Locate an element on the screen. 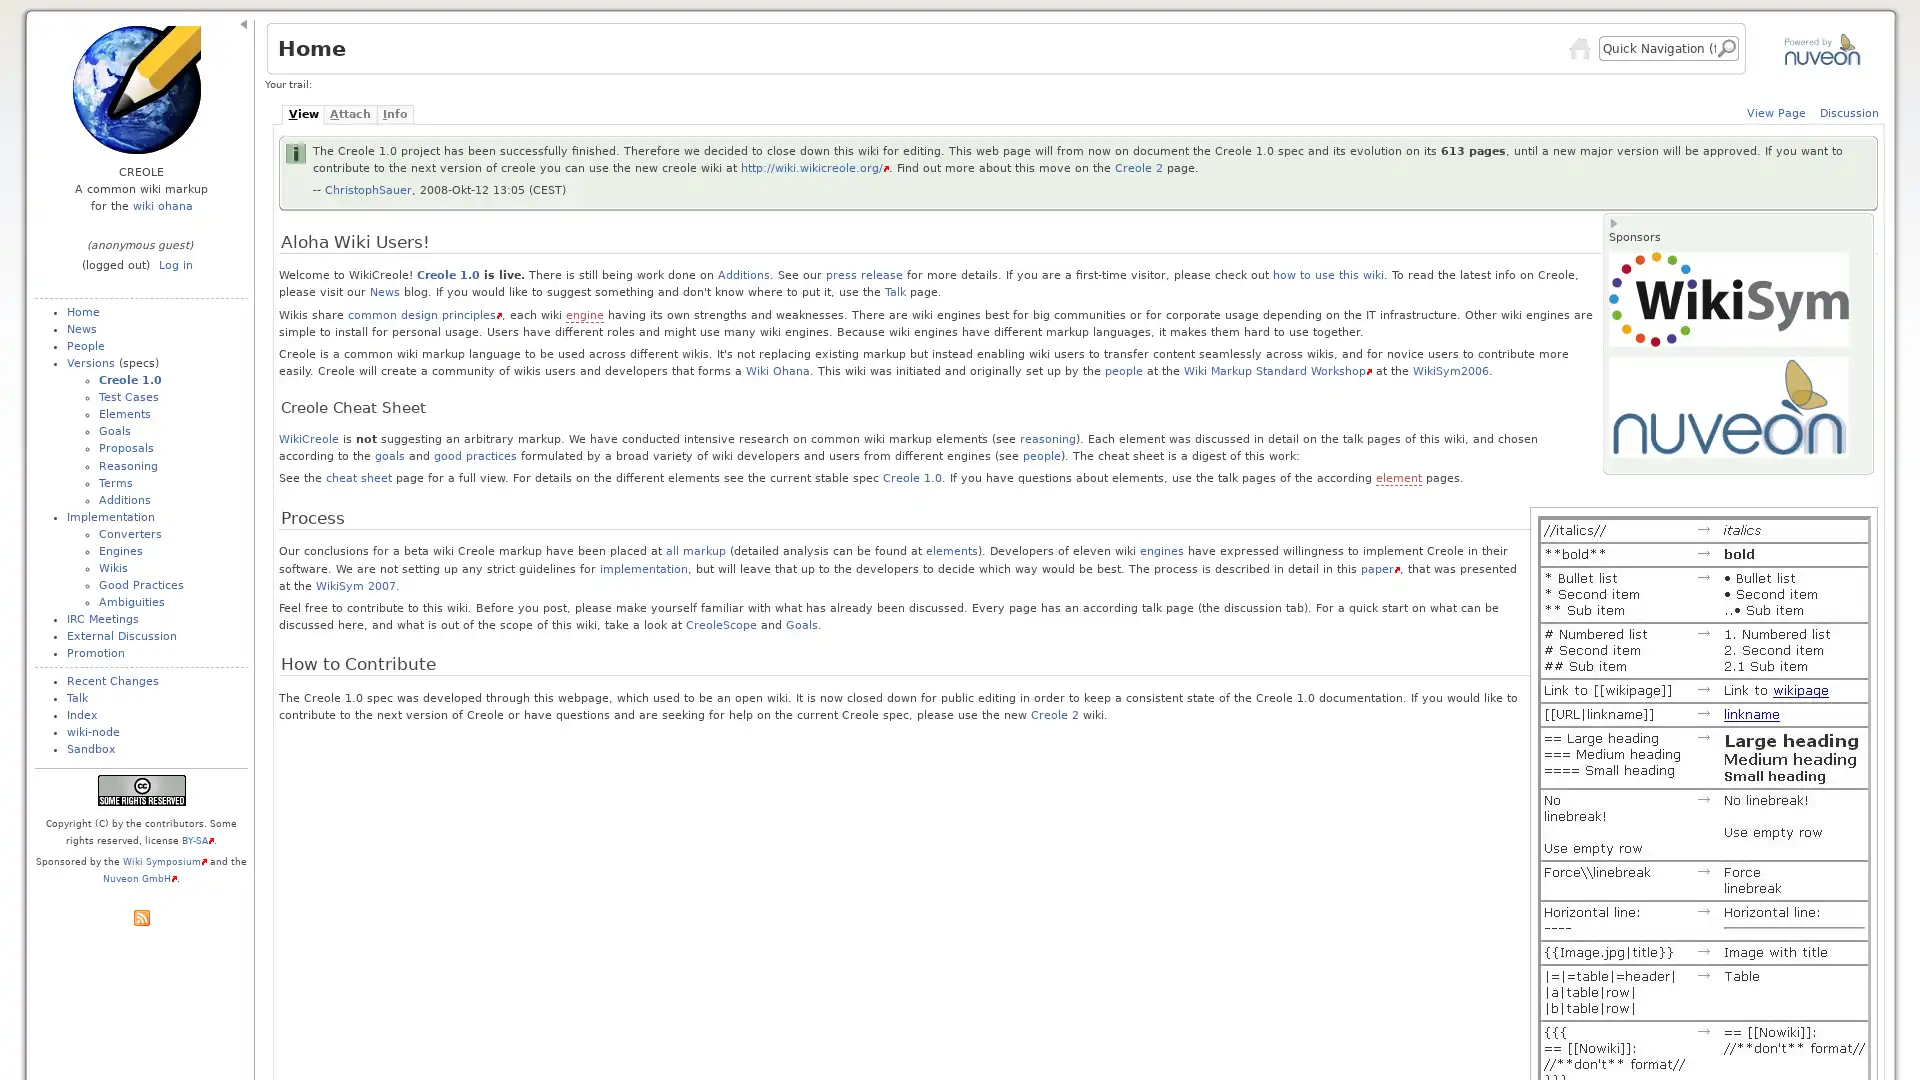 This screenshot has width=1920, height=1080. Go! is located at coordinates (1727, 46).